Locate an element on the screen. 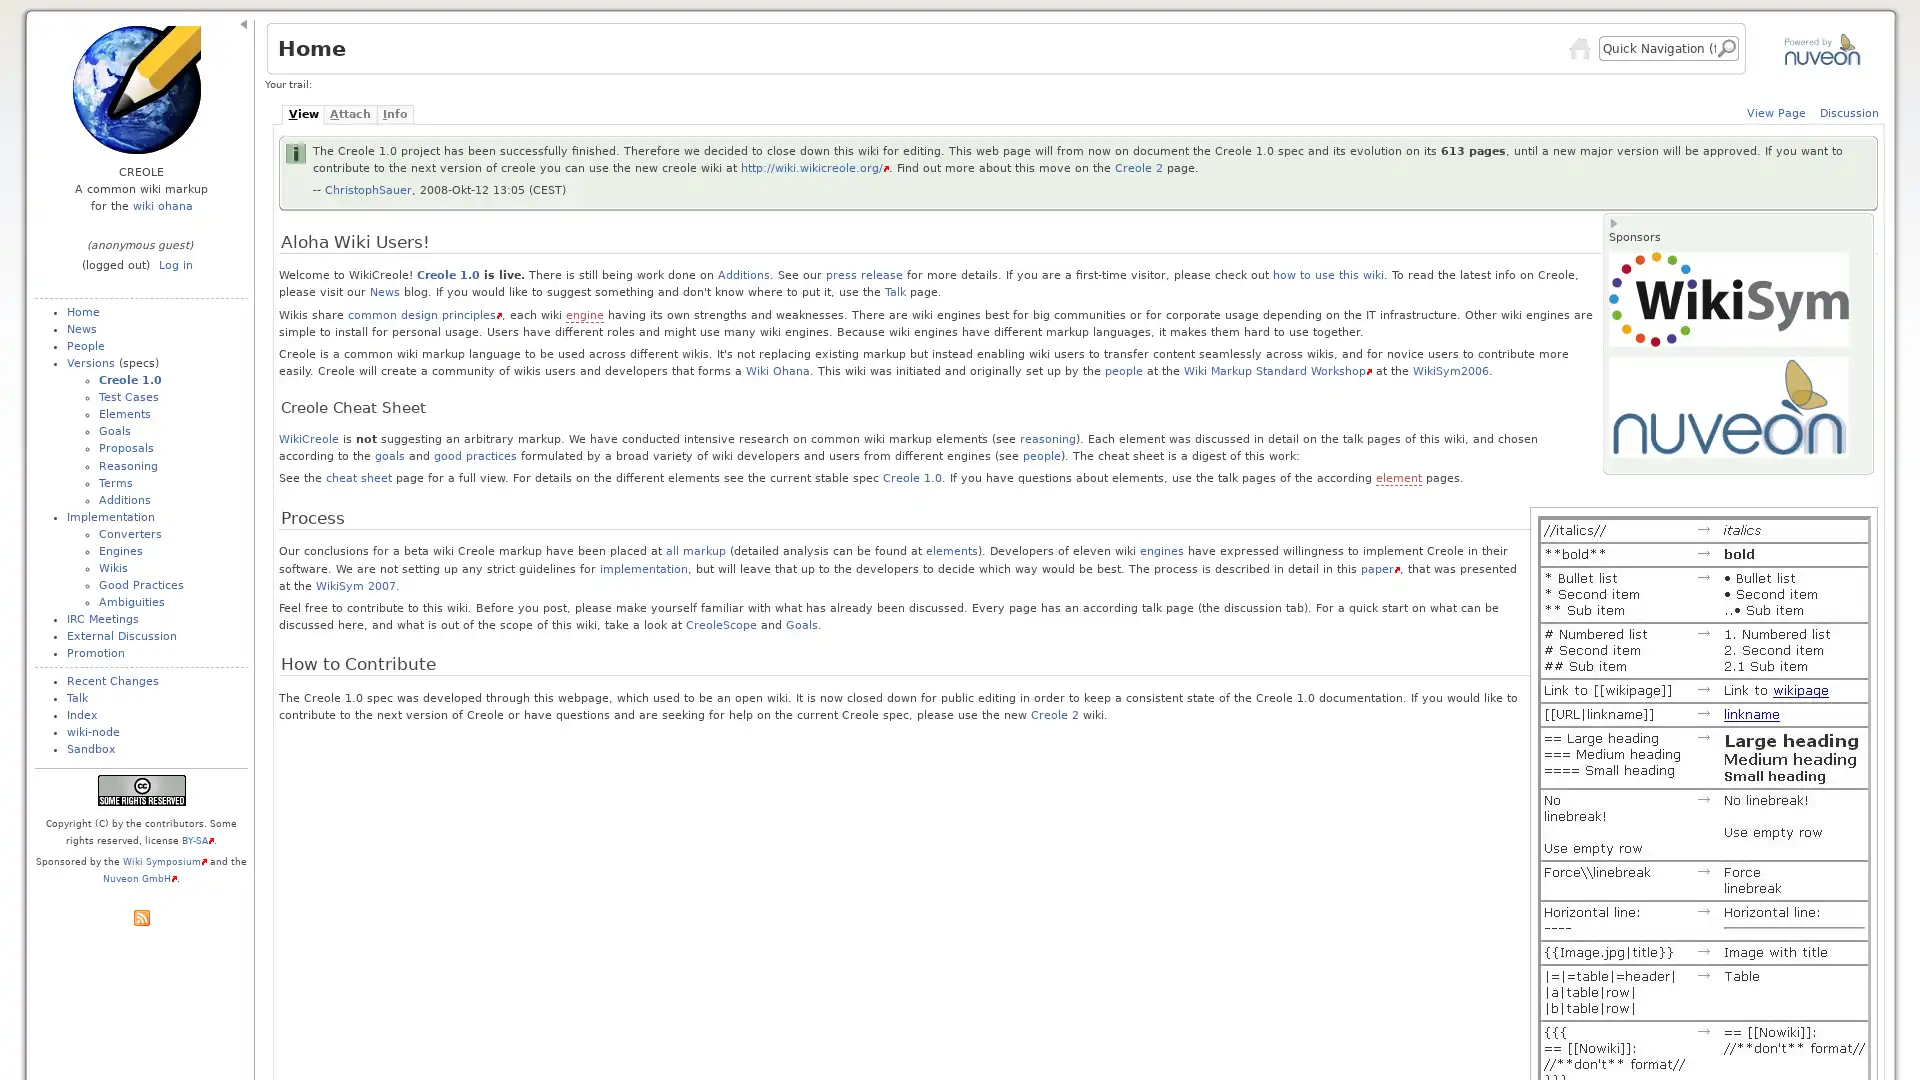 This screenshot has width=1920, height=1080. Go! is located at coordinates (1727, 46).